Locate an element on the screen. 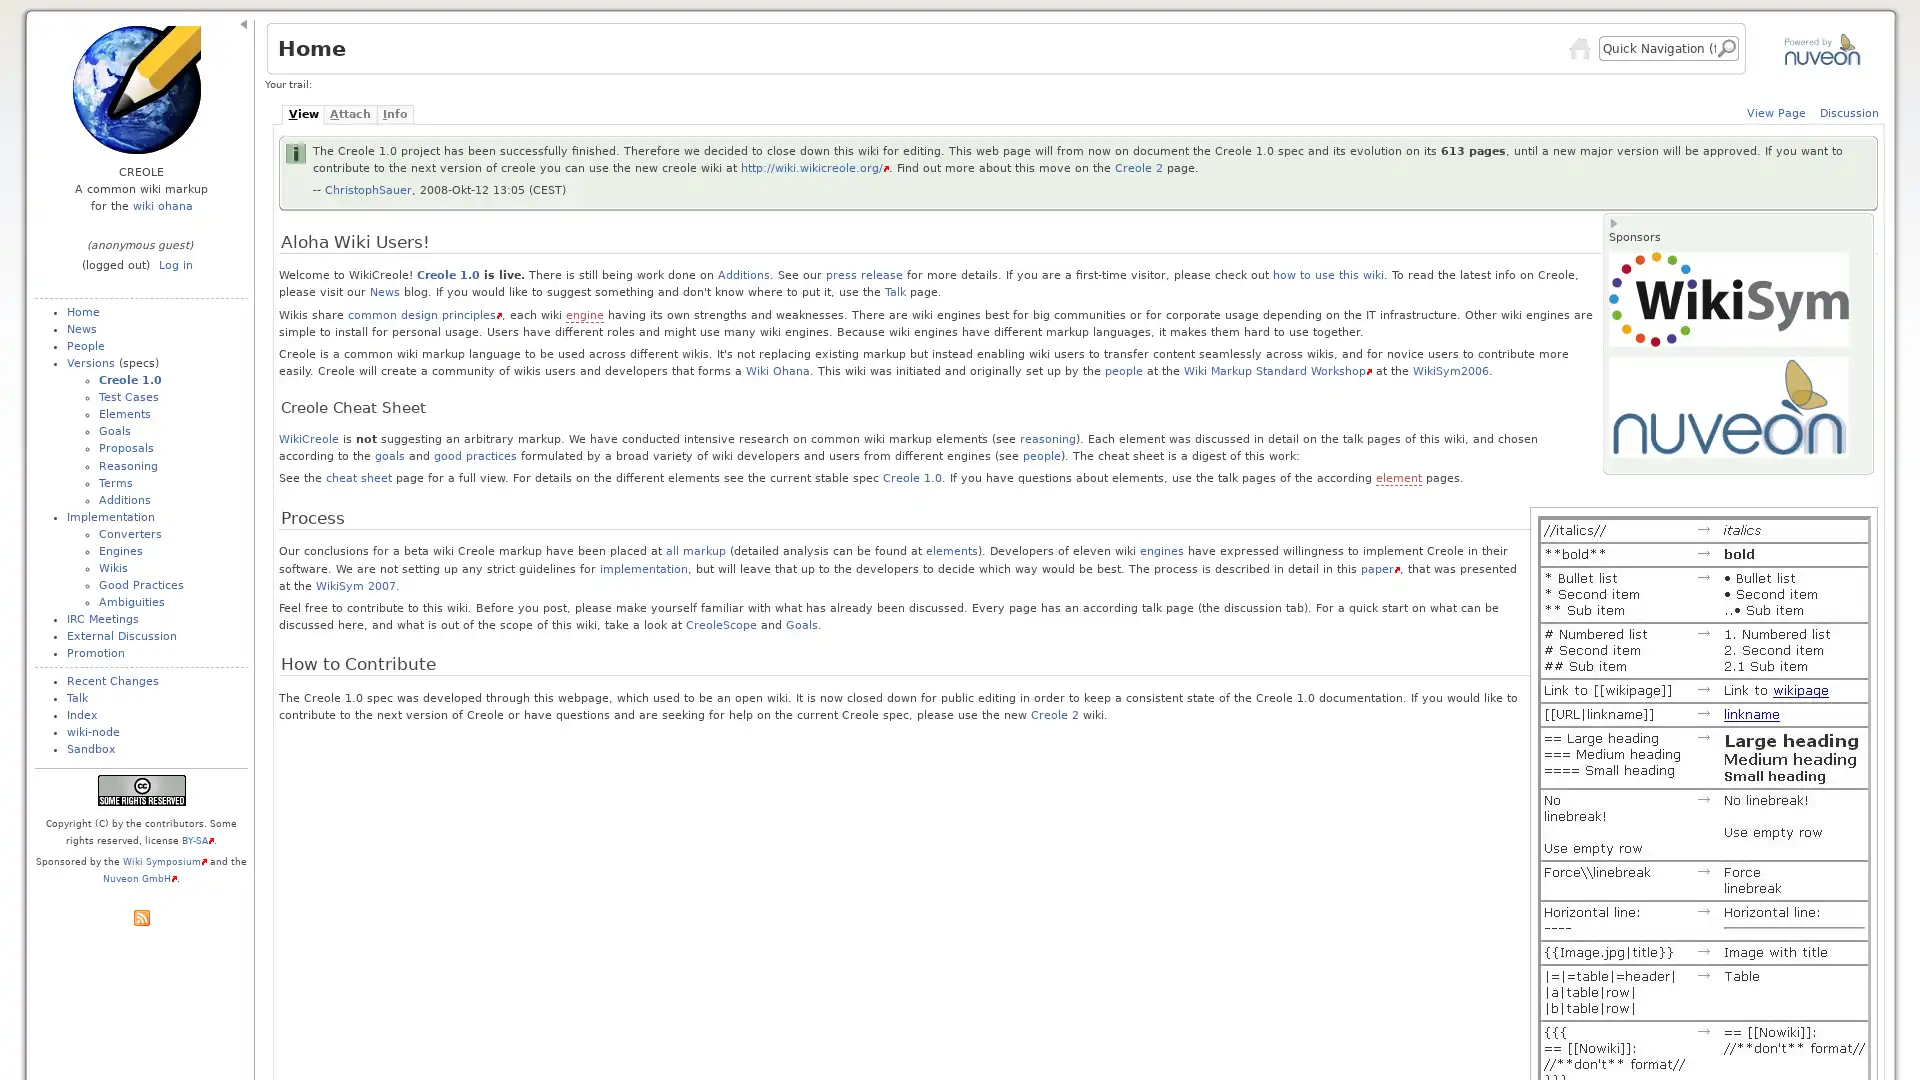 This screenshot has width=1920, height=1080. Go! is located at coordinates (1727, 46).